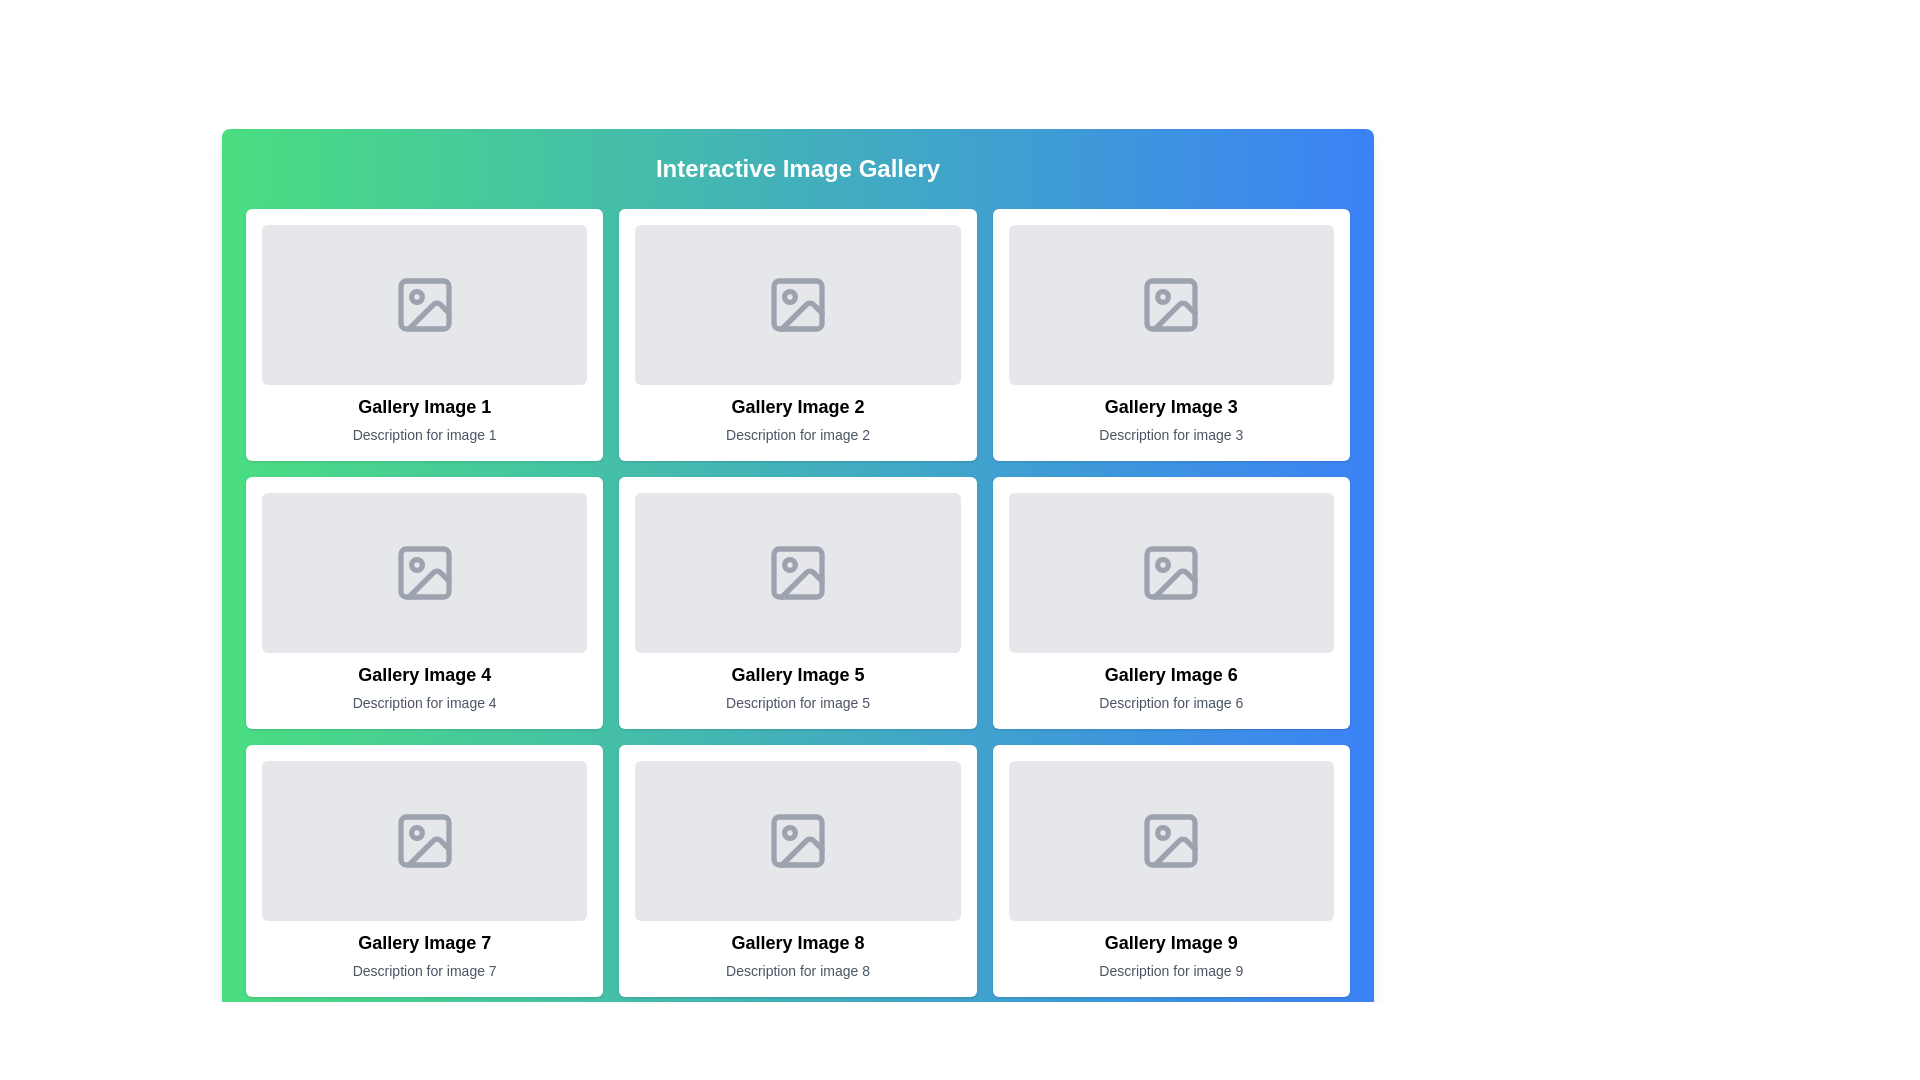 This screenshot has width=1920, height=1080. What do you see at coordinates (1171, 304) in the screenshot?
I see `the image placeholder element with a gray background and rounded corners, located within the third gallery item in the upper row, to focus it` at bounding box center [1171, 304].